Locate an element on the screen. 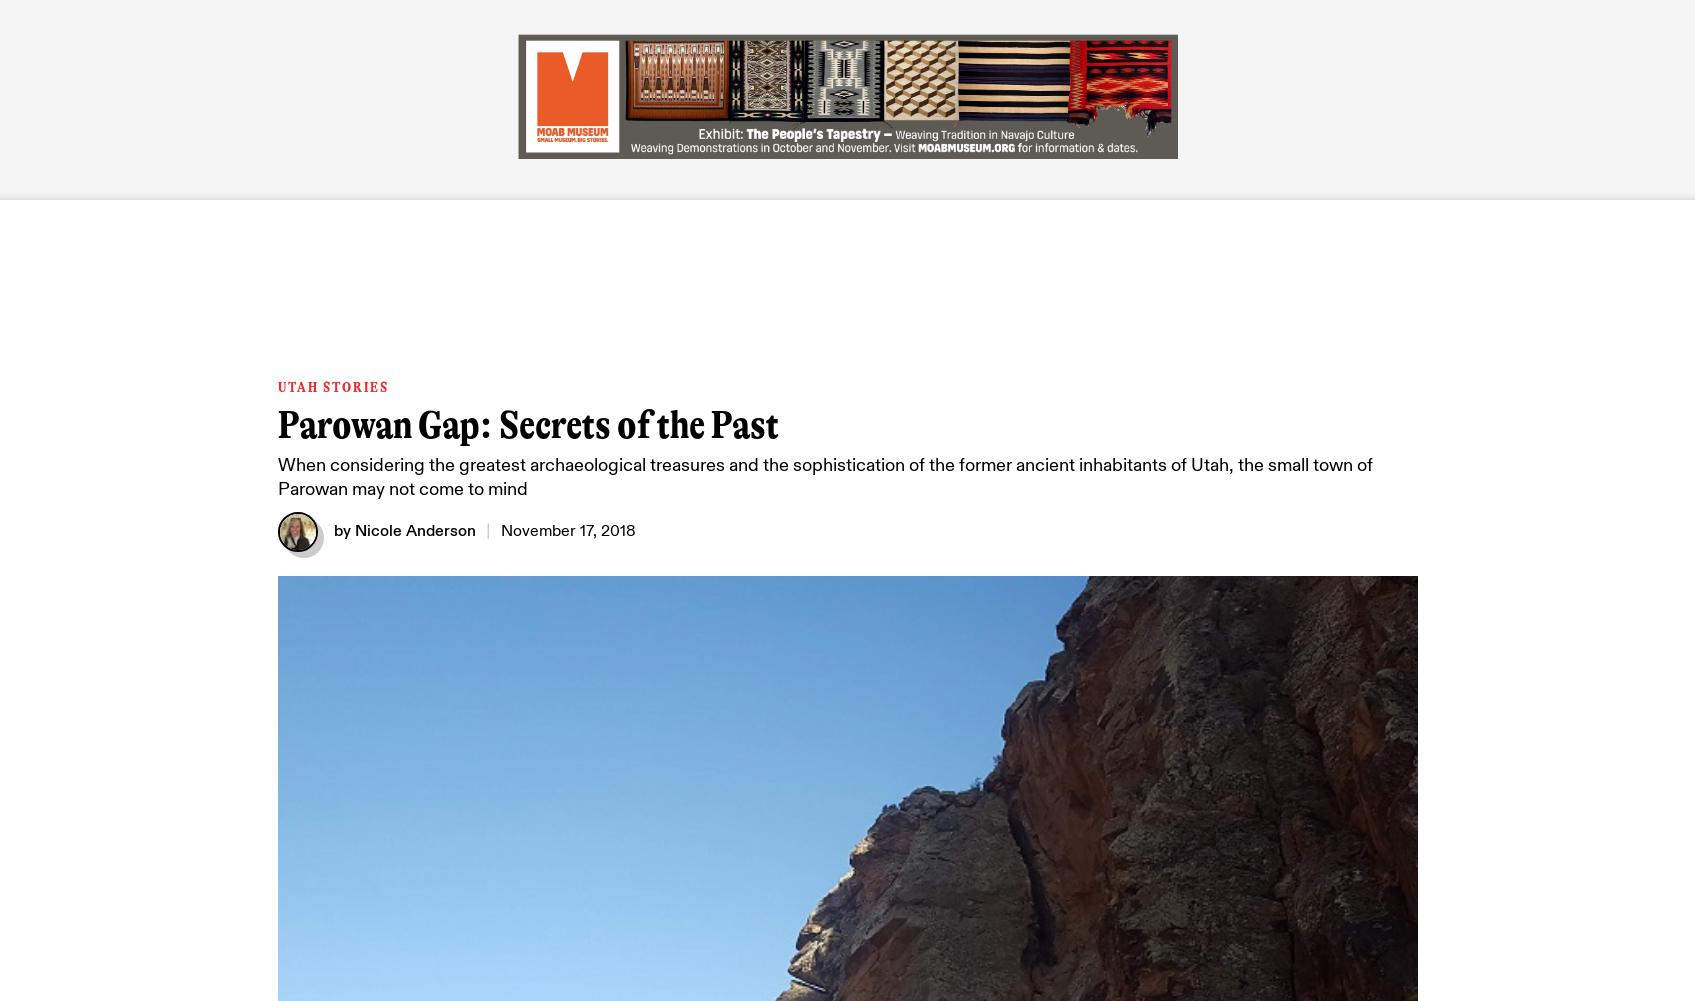 This screenshot has width=1695, height=1001. 'The Legacy of Johnson Farms' is located at coordinates (567, 891).